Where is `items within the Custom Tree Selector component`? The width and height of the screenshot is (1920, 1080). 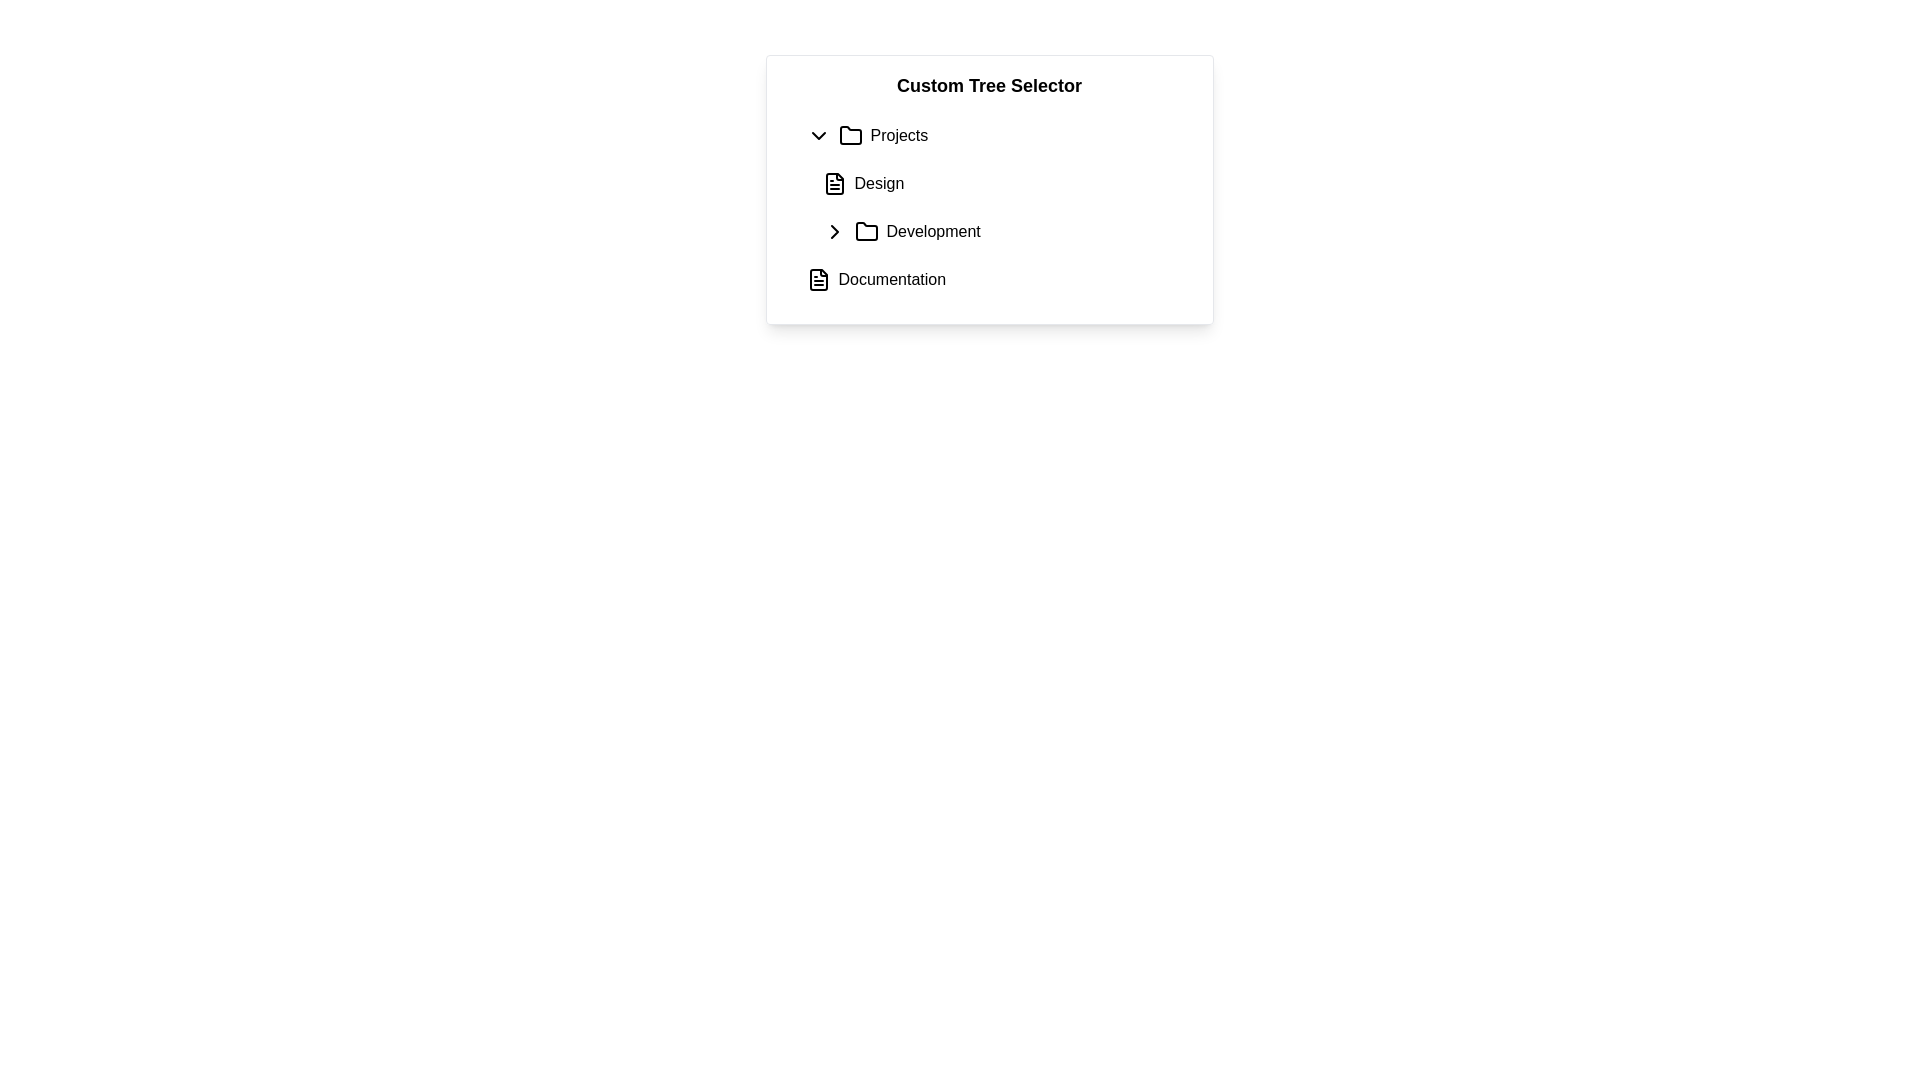
items within the Custom Tree Selector component is located at coordinates (989, 189).